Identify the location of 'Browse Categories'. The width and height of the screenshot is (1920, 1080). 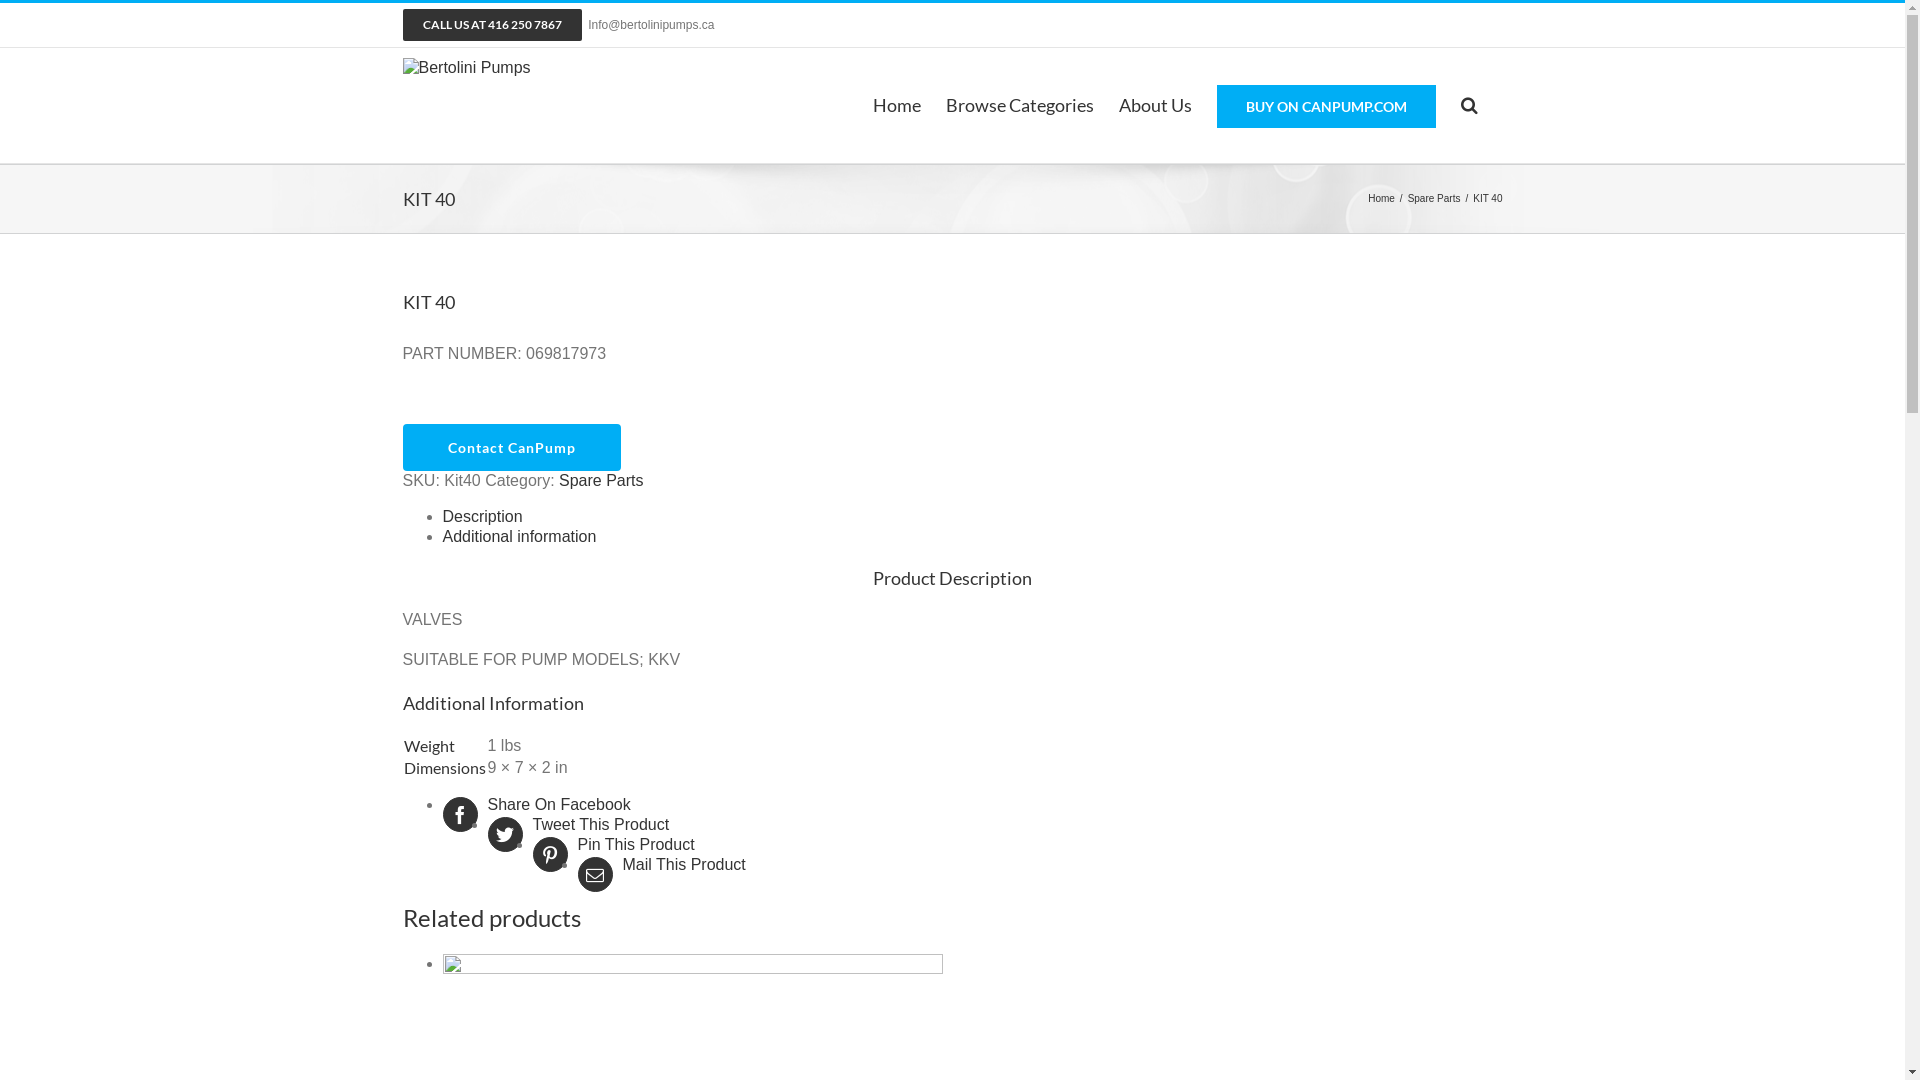
(1019, 105).